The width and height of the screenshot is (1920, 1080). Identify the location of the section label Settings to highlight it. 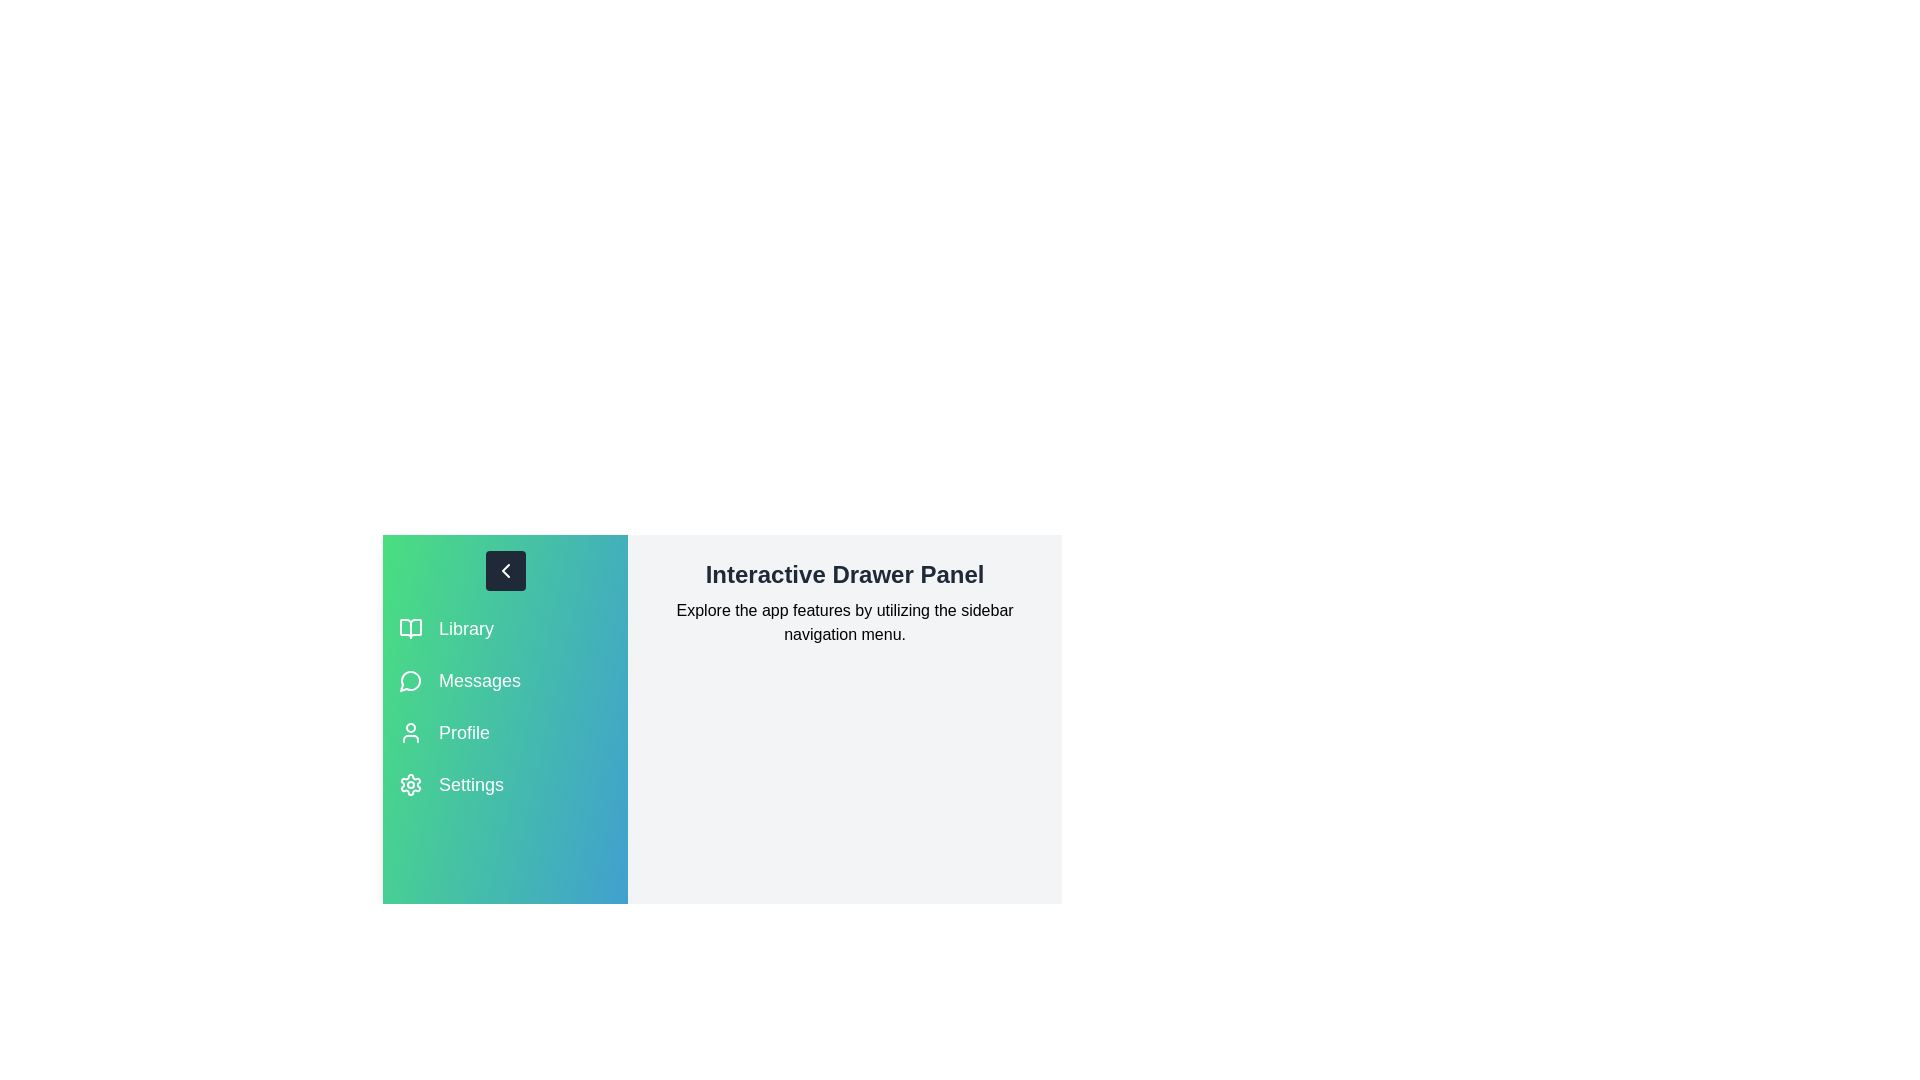
(470, 784).